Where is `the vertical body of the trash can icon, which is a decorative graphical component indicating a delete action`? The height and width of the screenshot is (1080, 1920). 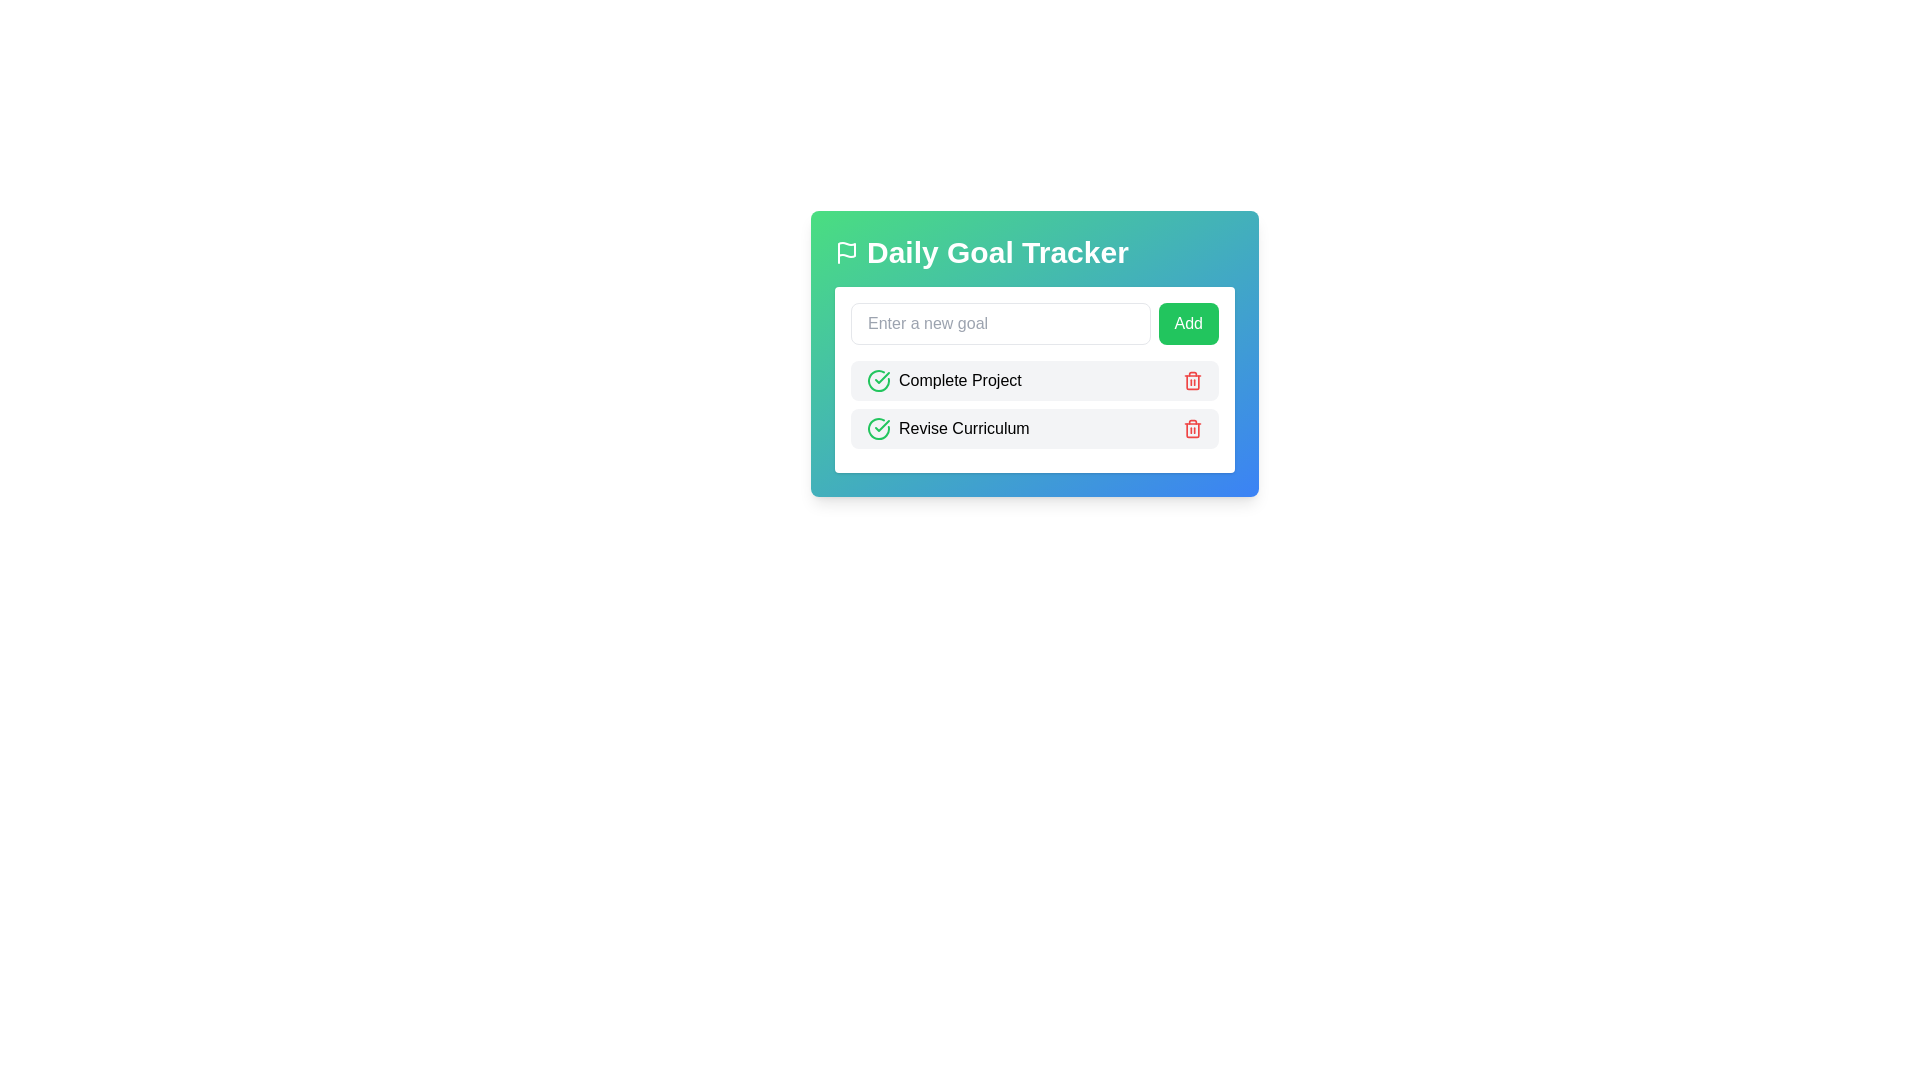
the vertical body of the trash can icon, which is a decorative graphical component indicating a delete action is located at coordinates (1193, 428).